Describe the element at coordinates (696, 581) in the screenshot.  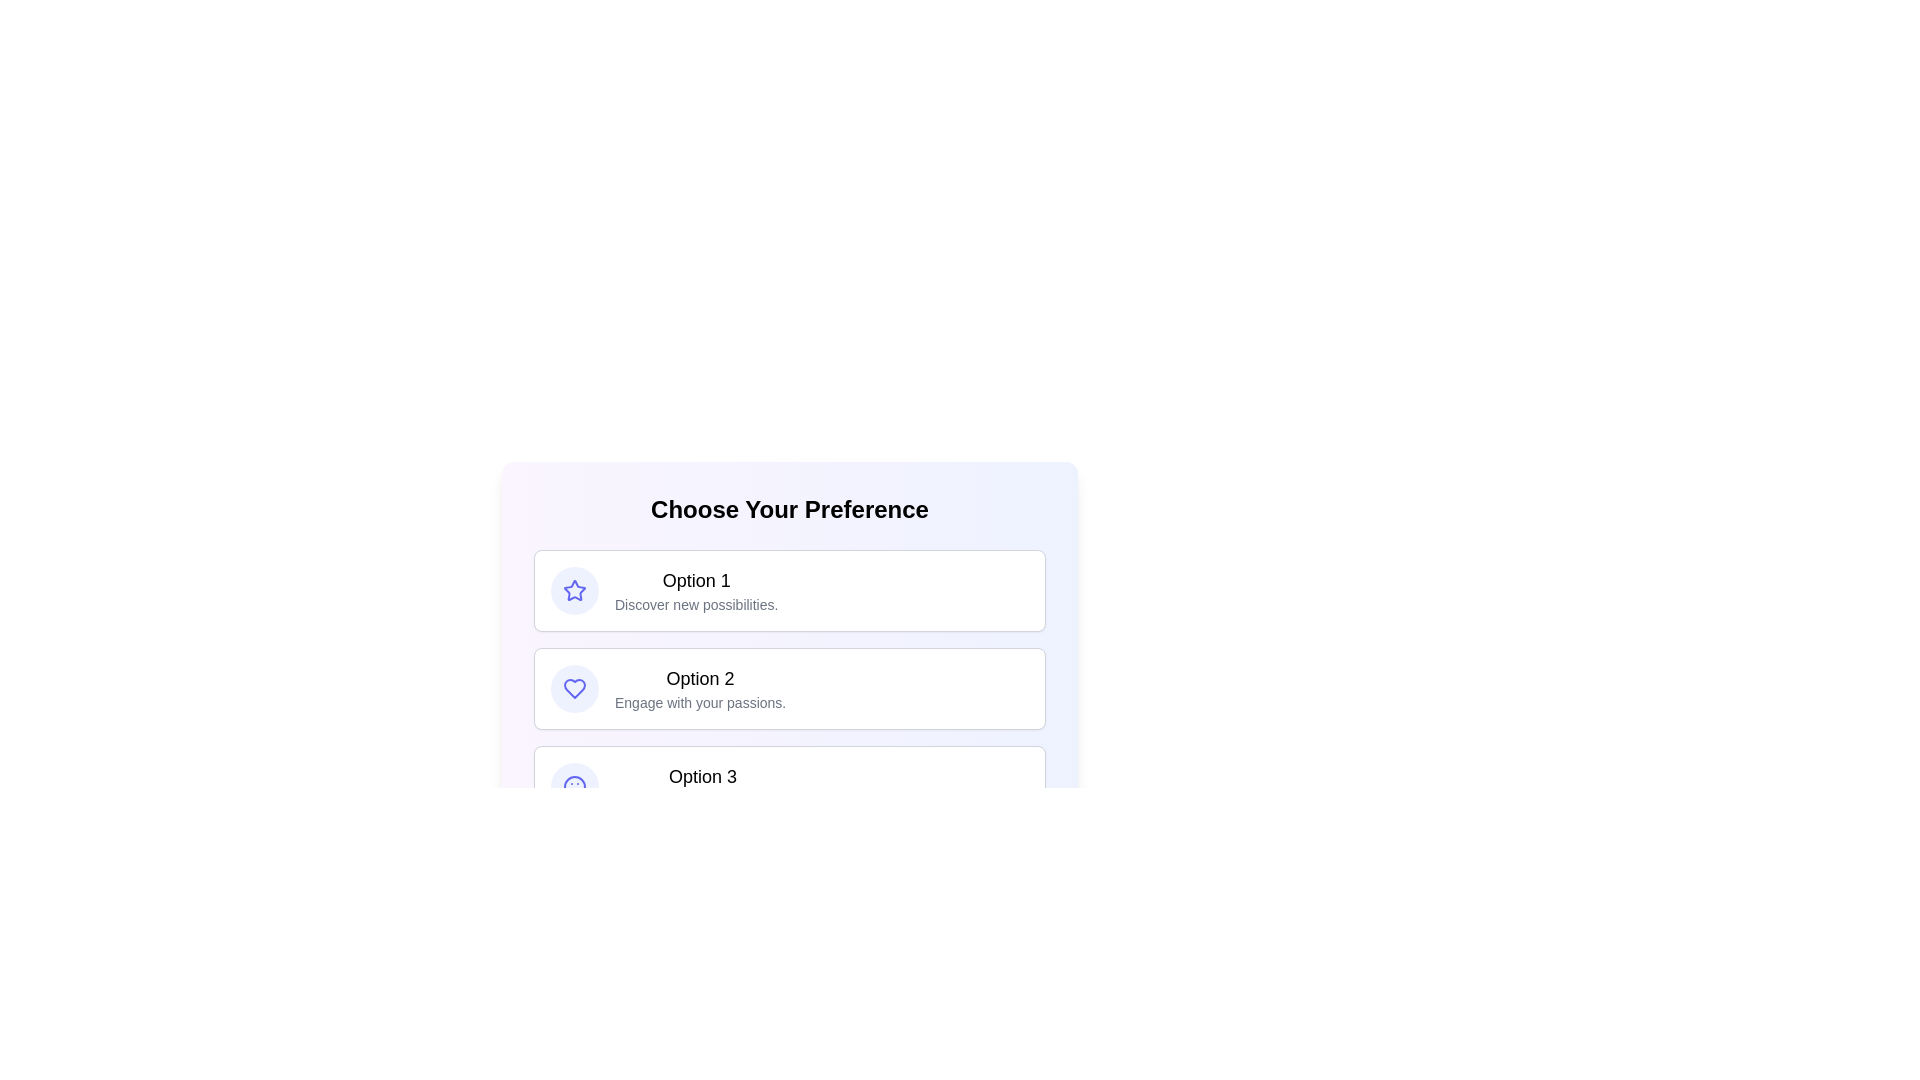
I see `the text label that serves as the title of the first selectable option in the preference selection interface under 'Choose Your Preference'` at that location.